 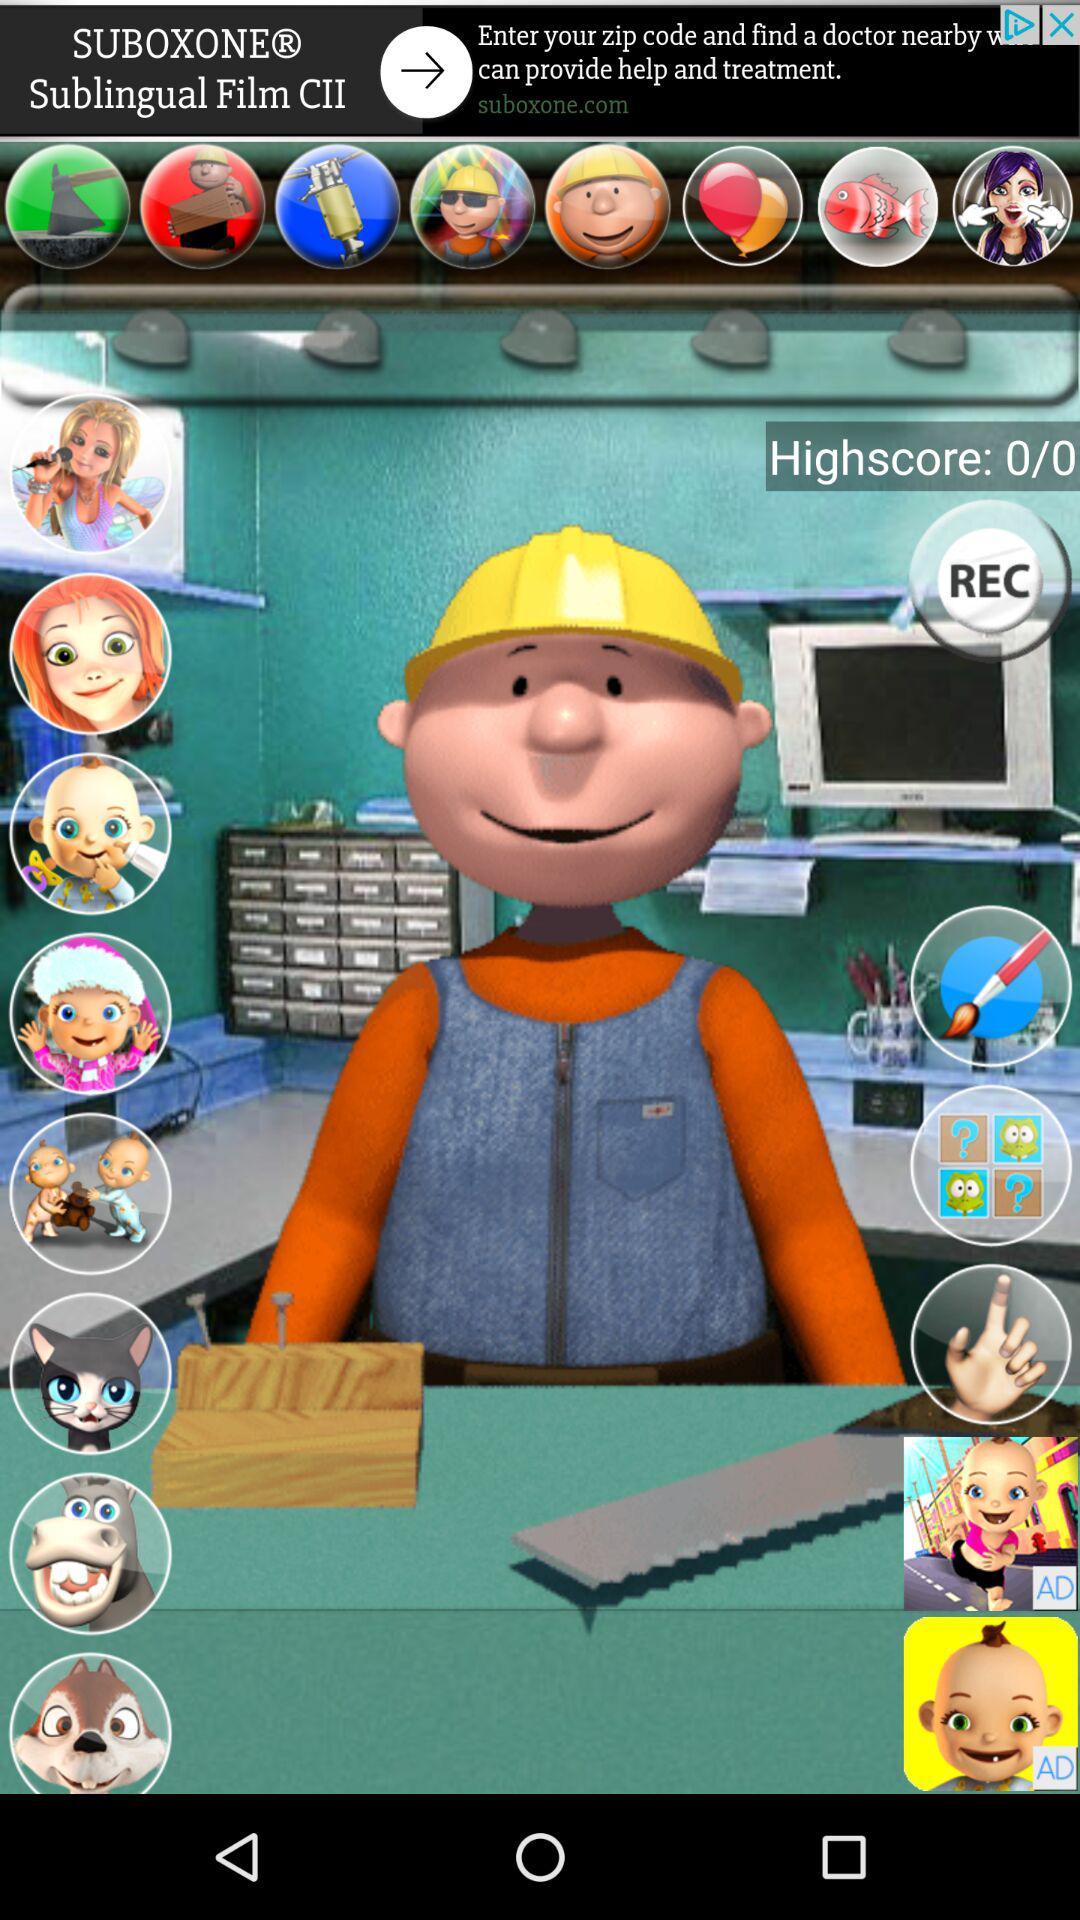 I want to click on the avatar icon, so click(x=1012, y=220).